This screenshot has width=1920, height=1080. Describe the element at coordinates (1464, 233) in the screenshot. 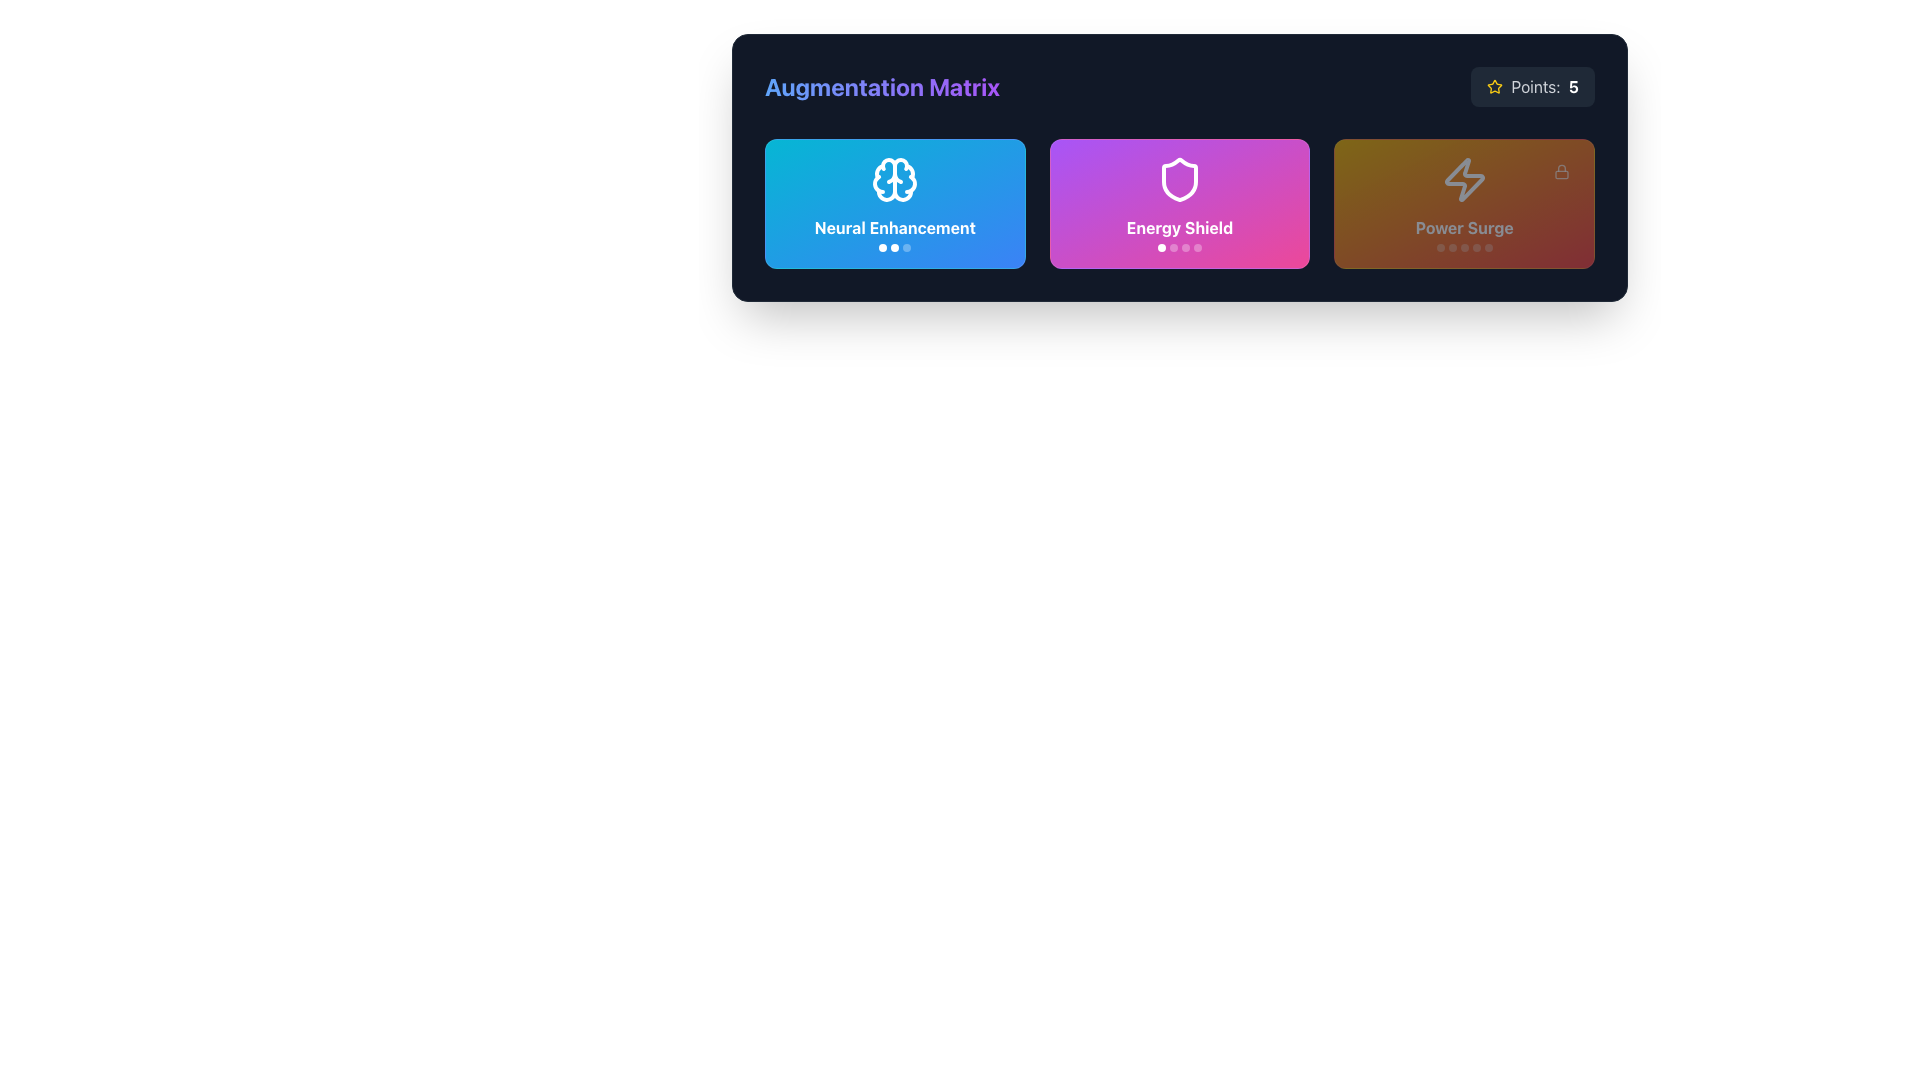

I see `text label titled 'Power Surge' located within a button-like component in the 'Augmentation Matrix' section` at that location.